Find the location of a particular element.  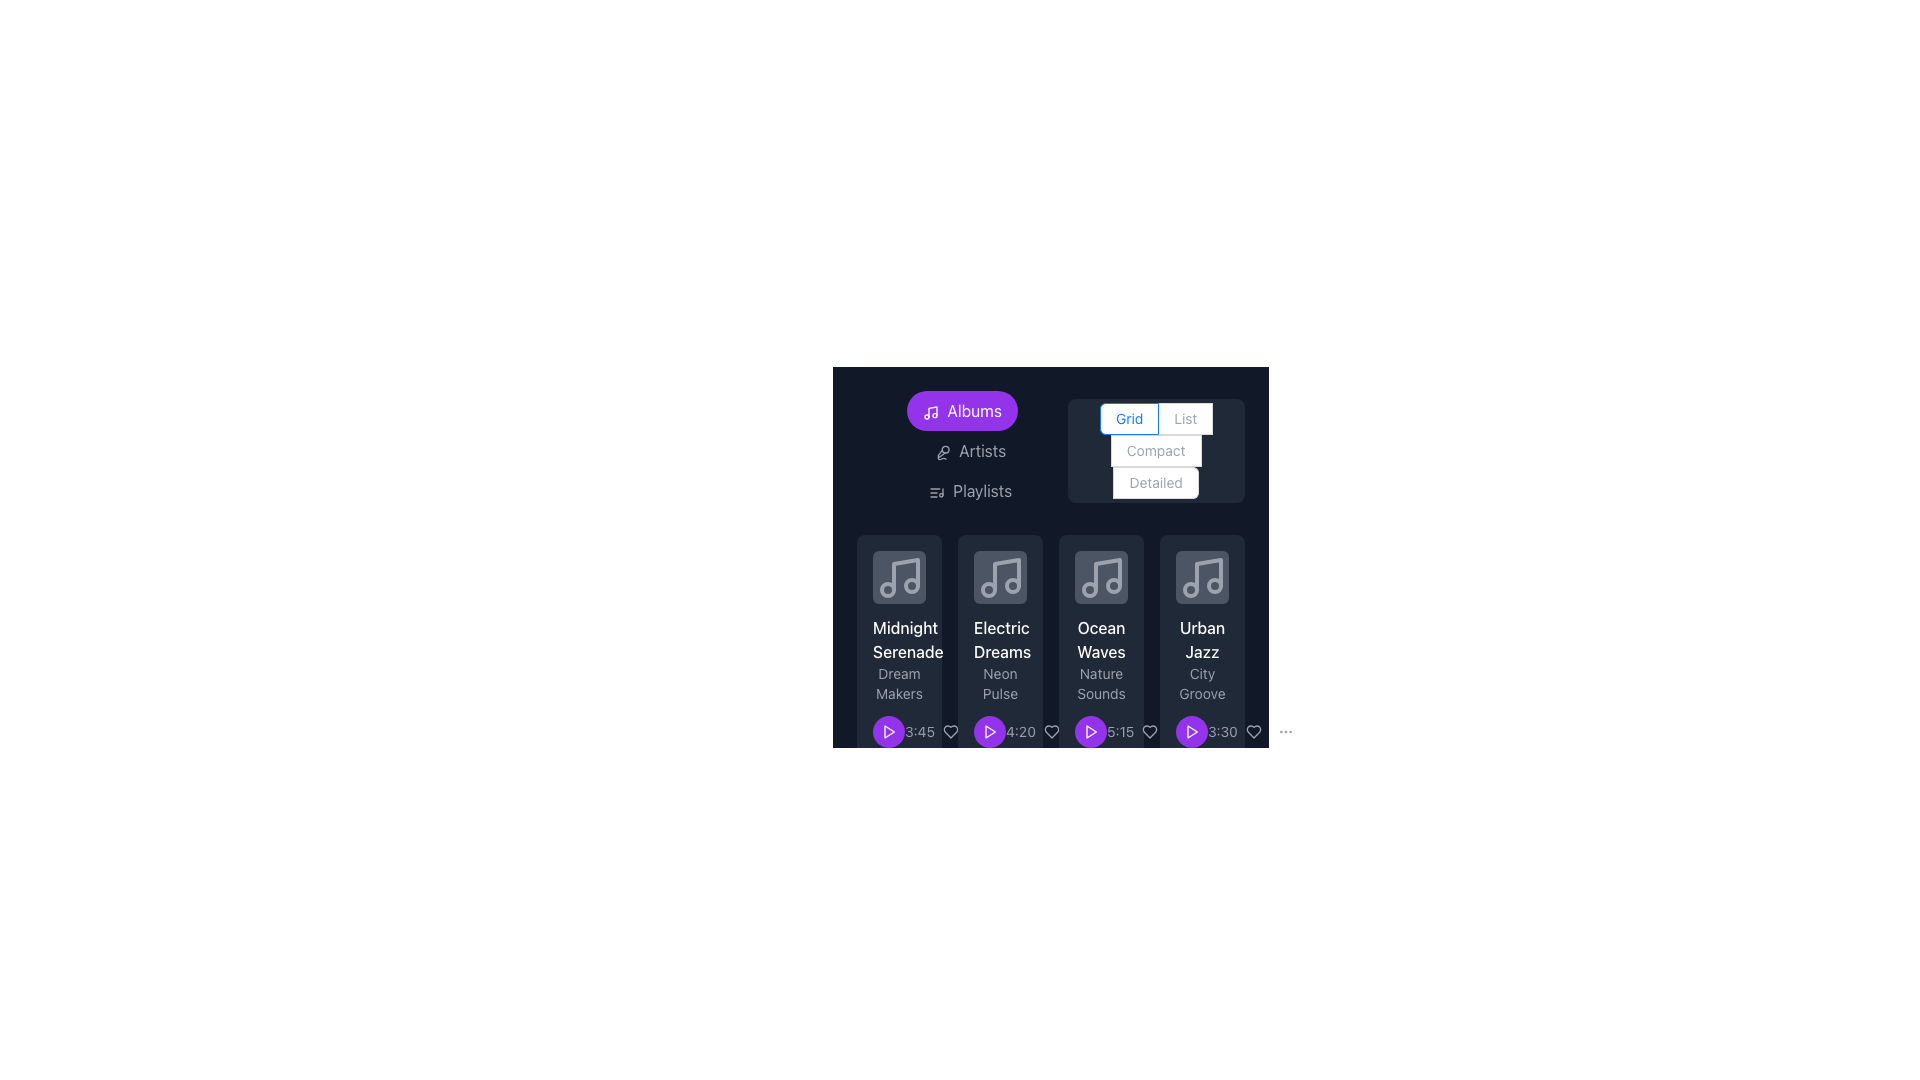

the leftmost circular detail of the musical note icon in the album card labeled 'Midnight Serenade' is located at coordinates (886, 588).